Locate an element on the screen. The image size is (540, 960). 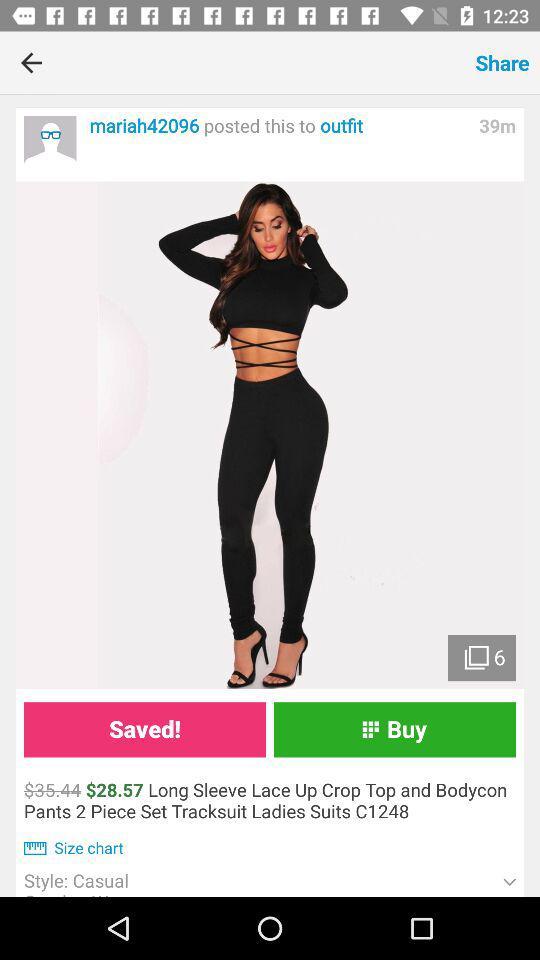
poster profile is located at coordinates (50, 141).